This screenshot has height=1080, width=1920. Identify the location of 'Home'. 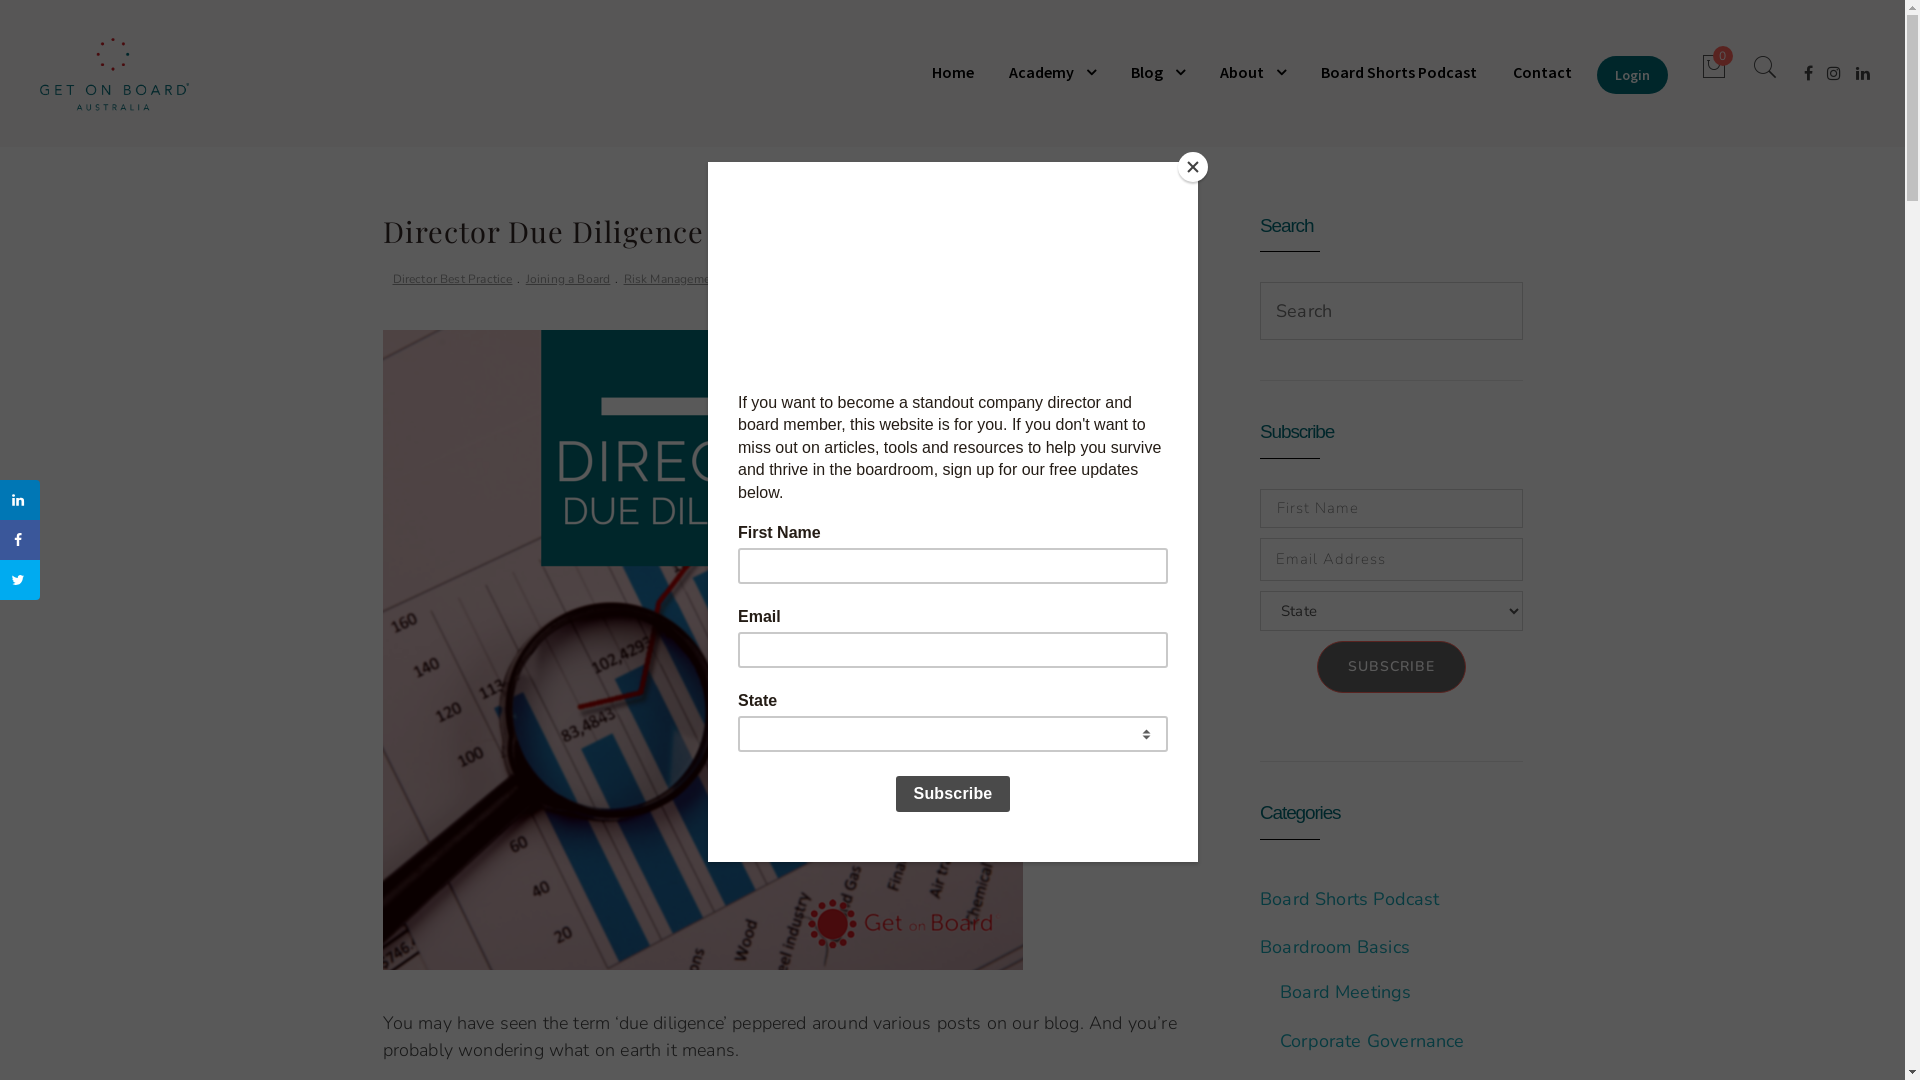
(960, 71).